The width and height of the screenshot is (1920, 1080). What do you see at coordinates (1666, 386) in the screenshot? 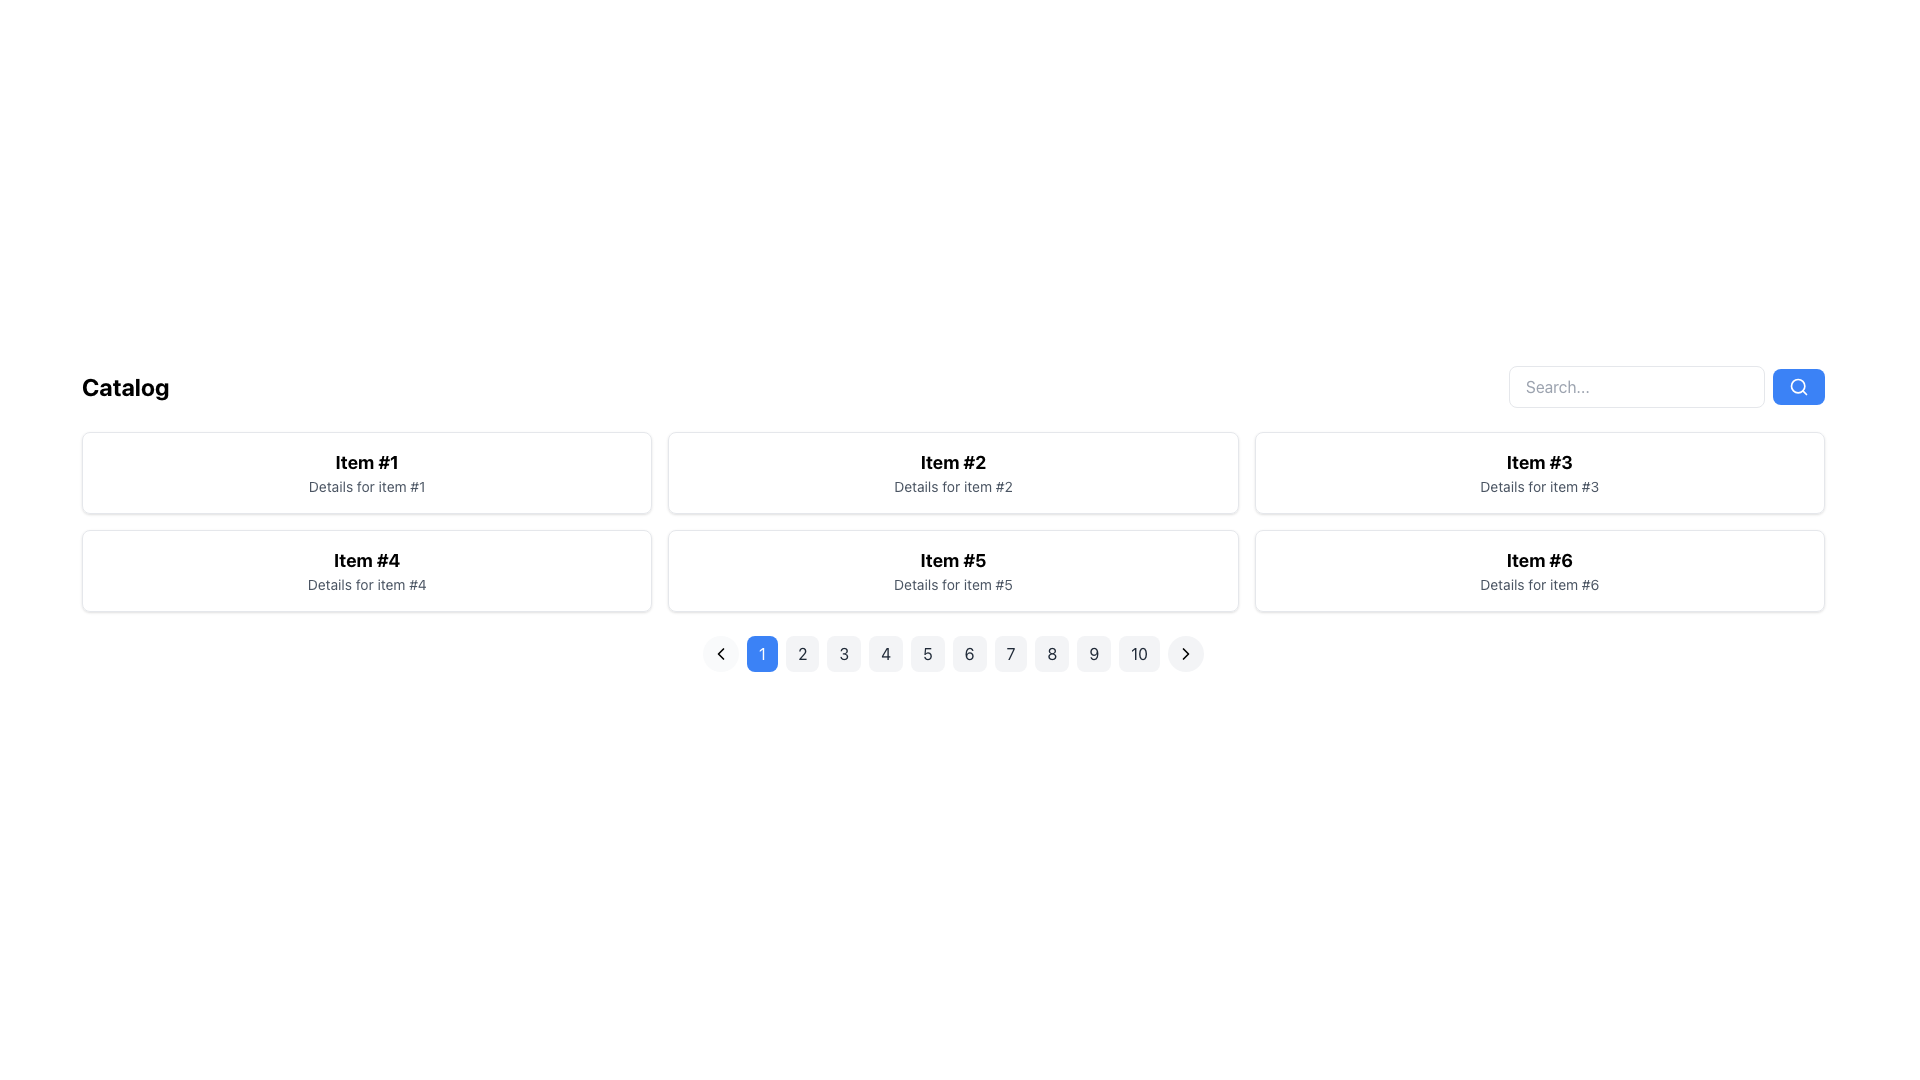
I see `the search button located in the top-right corner of the interface, adjacent to the title 'Catalog'` at bounding box center [1666, 386].